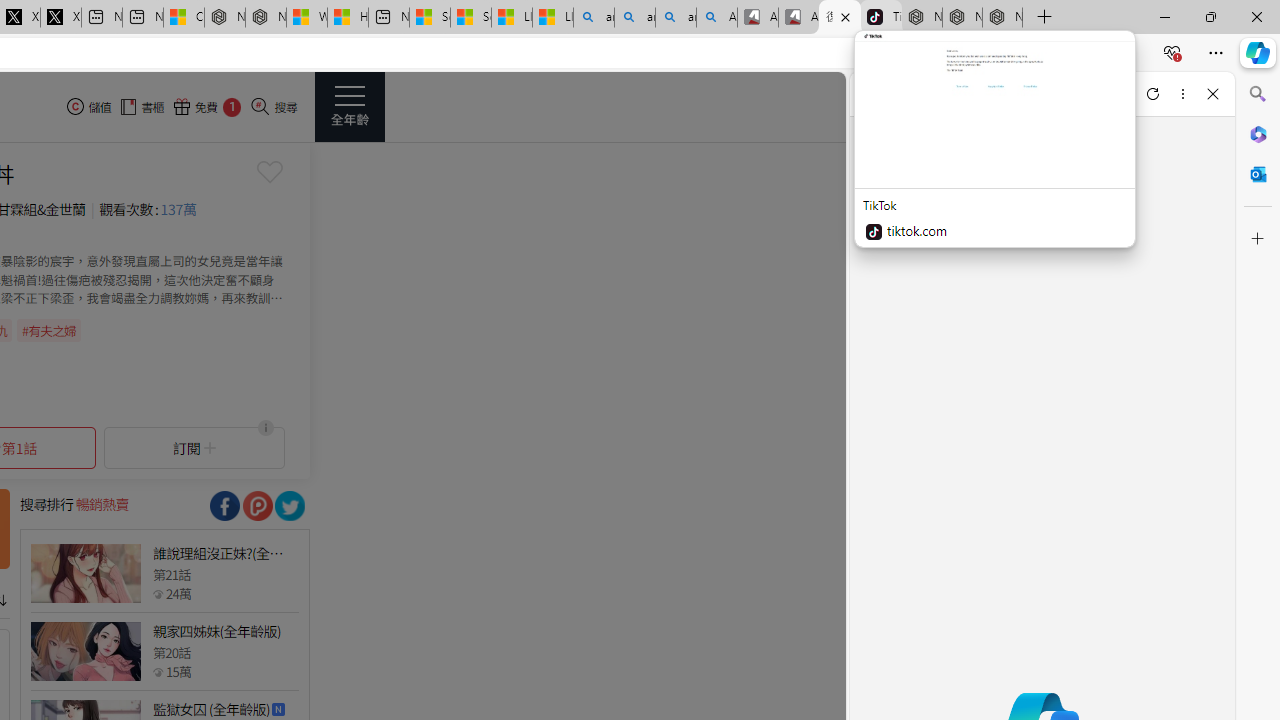 This screenshot has width=1280, height=720. I want to click on 'Show translate options', so click(950, 52).